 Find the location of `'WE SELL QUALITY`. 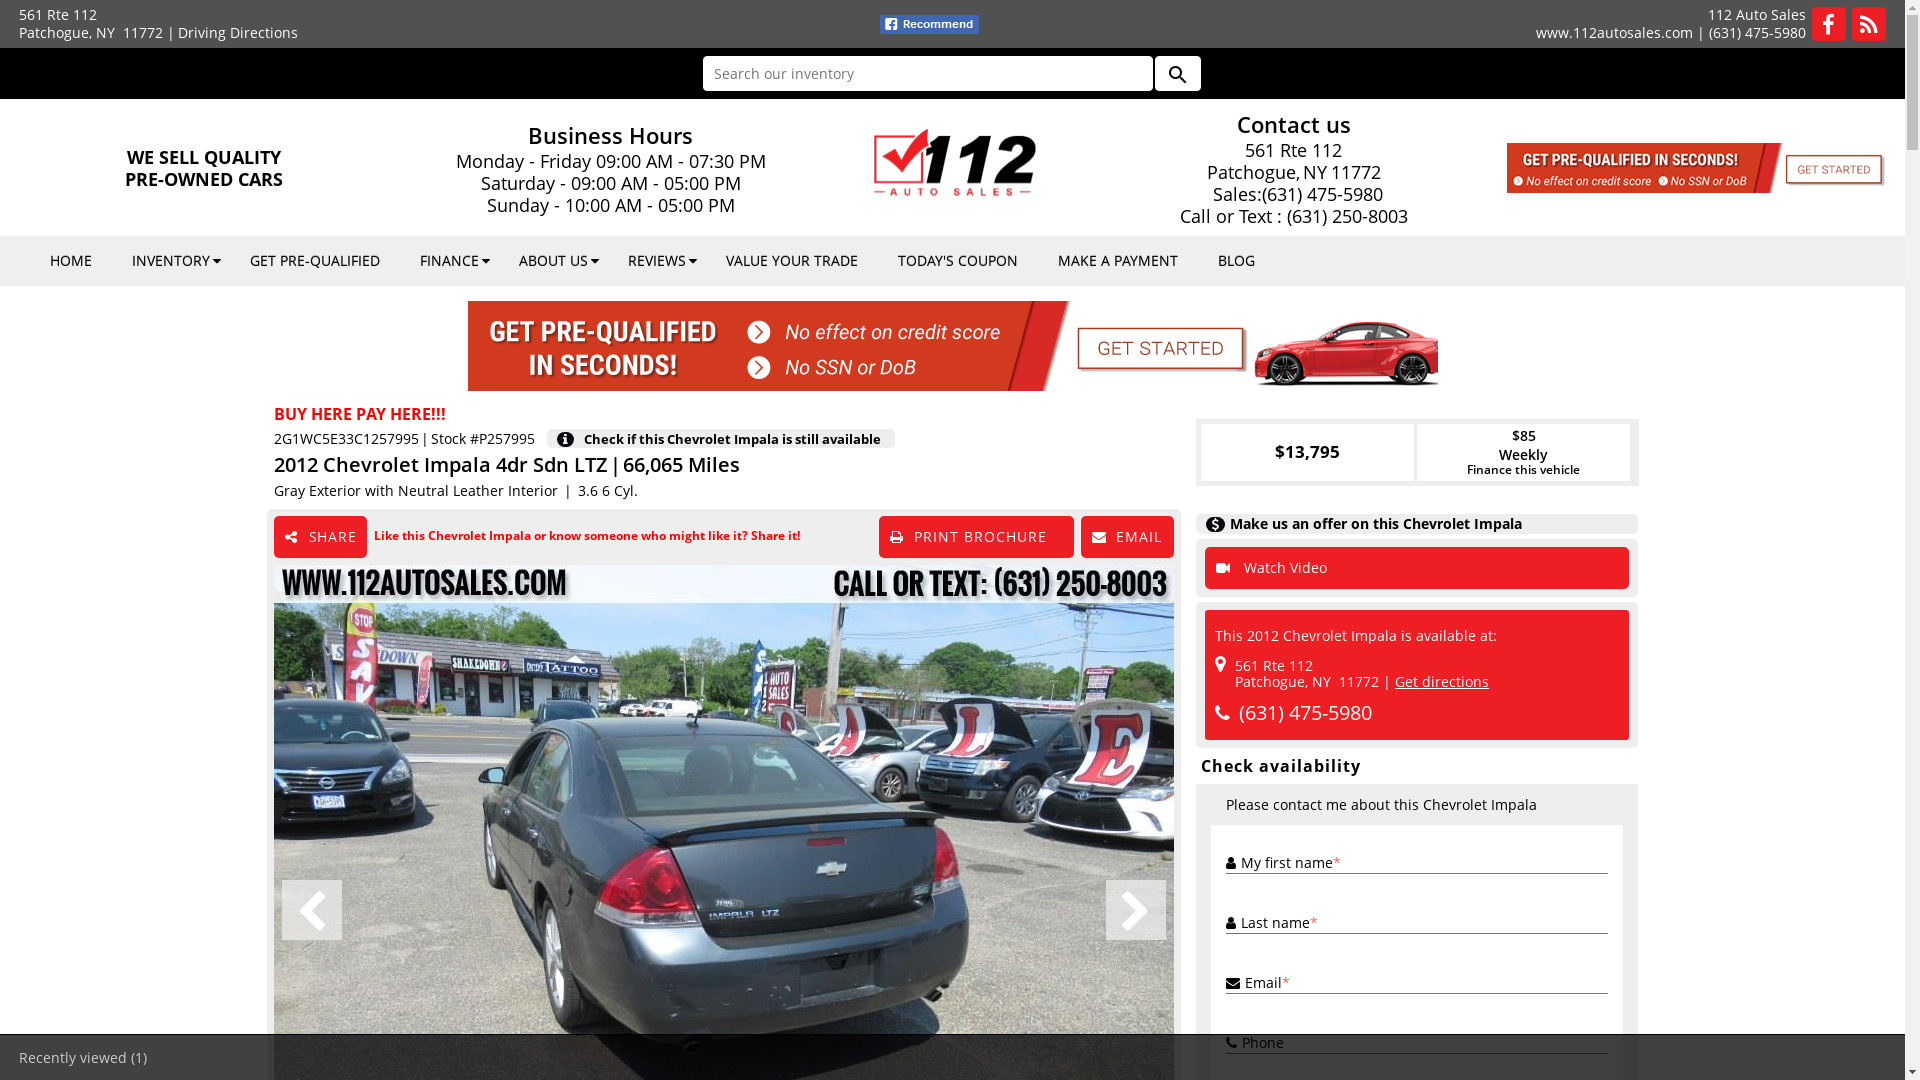

'WE SELL QUALITY is located at coordinates (204, 167).